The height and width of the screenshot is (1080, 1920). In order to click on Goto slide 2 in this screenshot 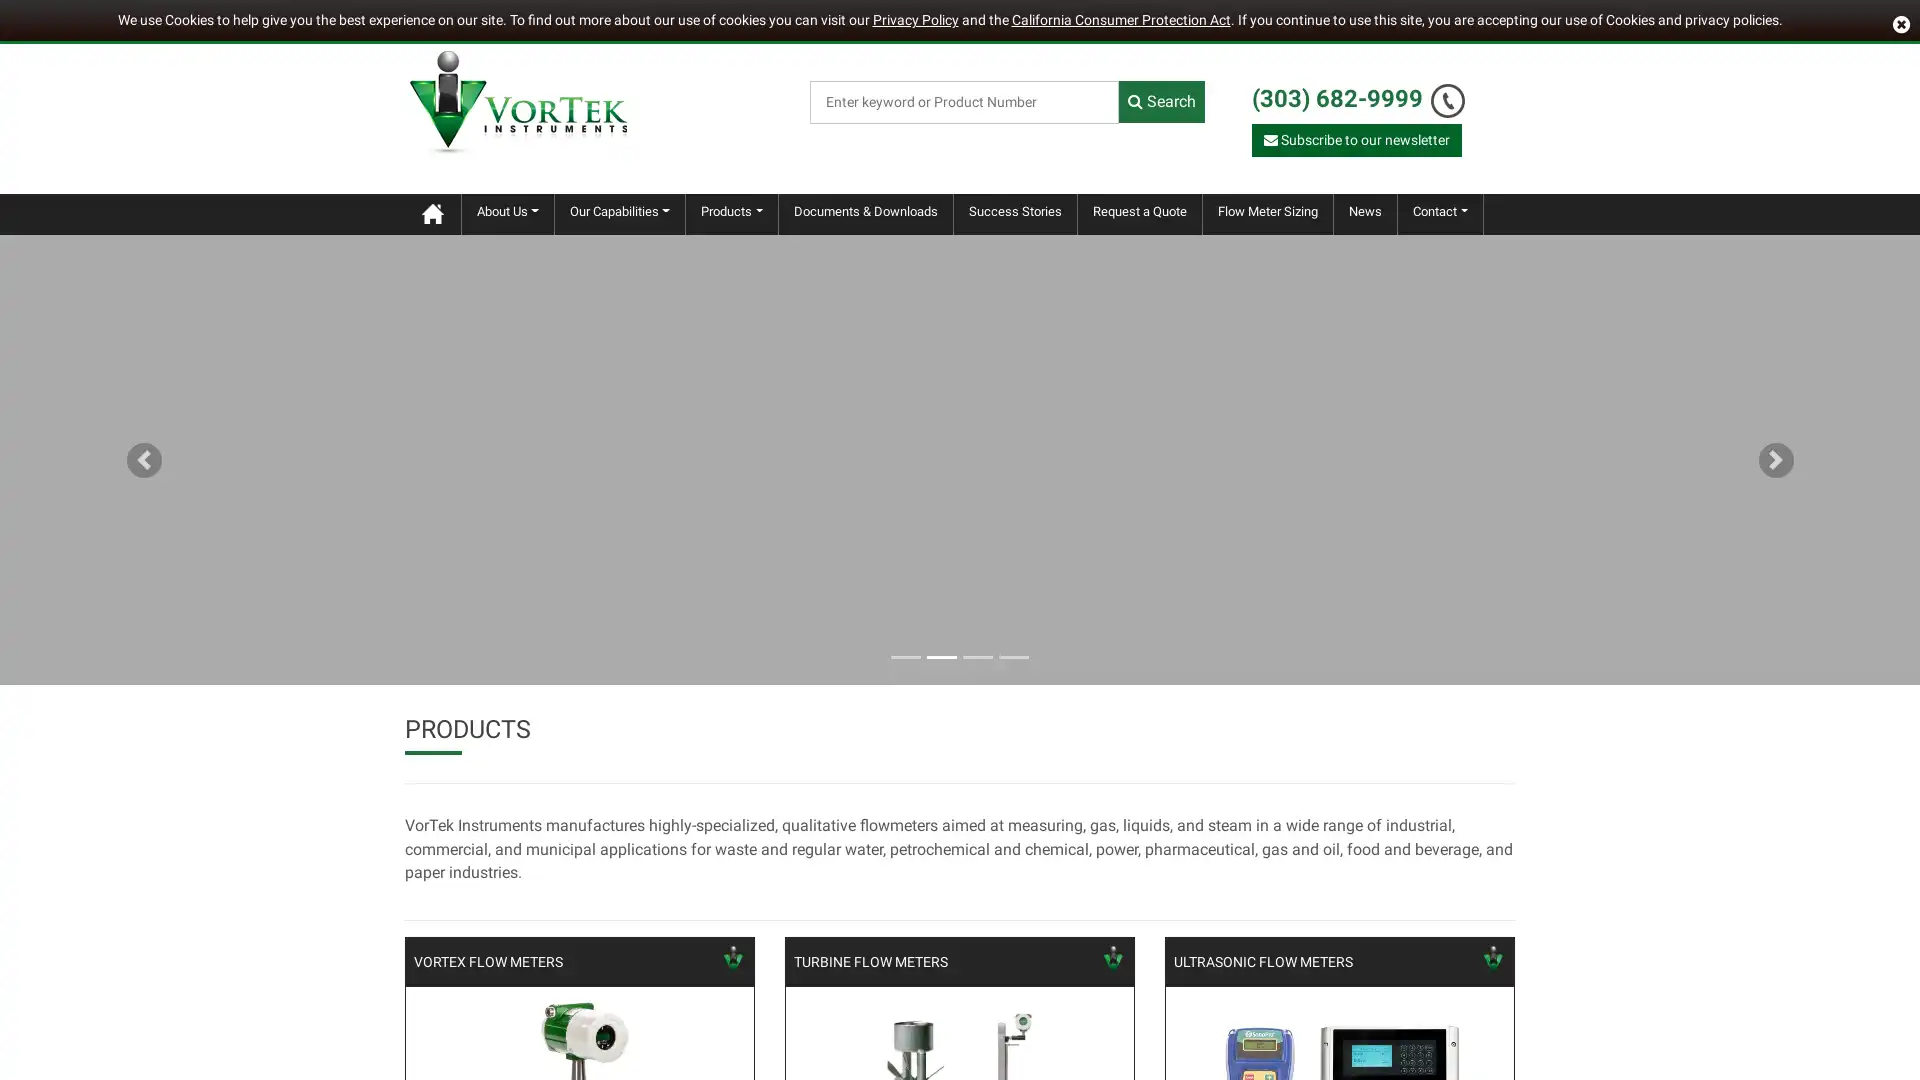, I will do `click(940, 615)`.